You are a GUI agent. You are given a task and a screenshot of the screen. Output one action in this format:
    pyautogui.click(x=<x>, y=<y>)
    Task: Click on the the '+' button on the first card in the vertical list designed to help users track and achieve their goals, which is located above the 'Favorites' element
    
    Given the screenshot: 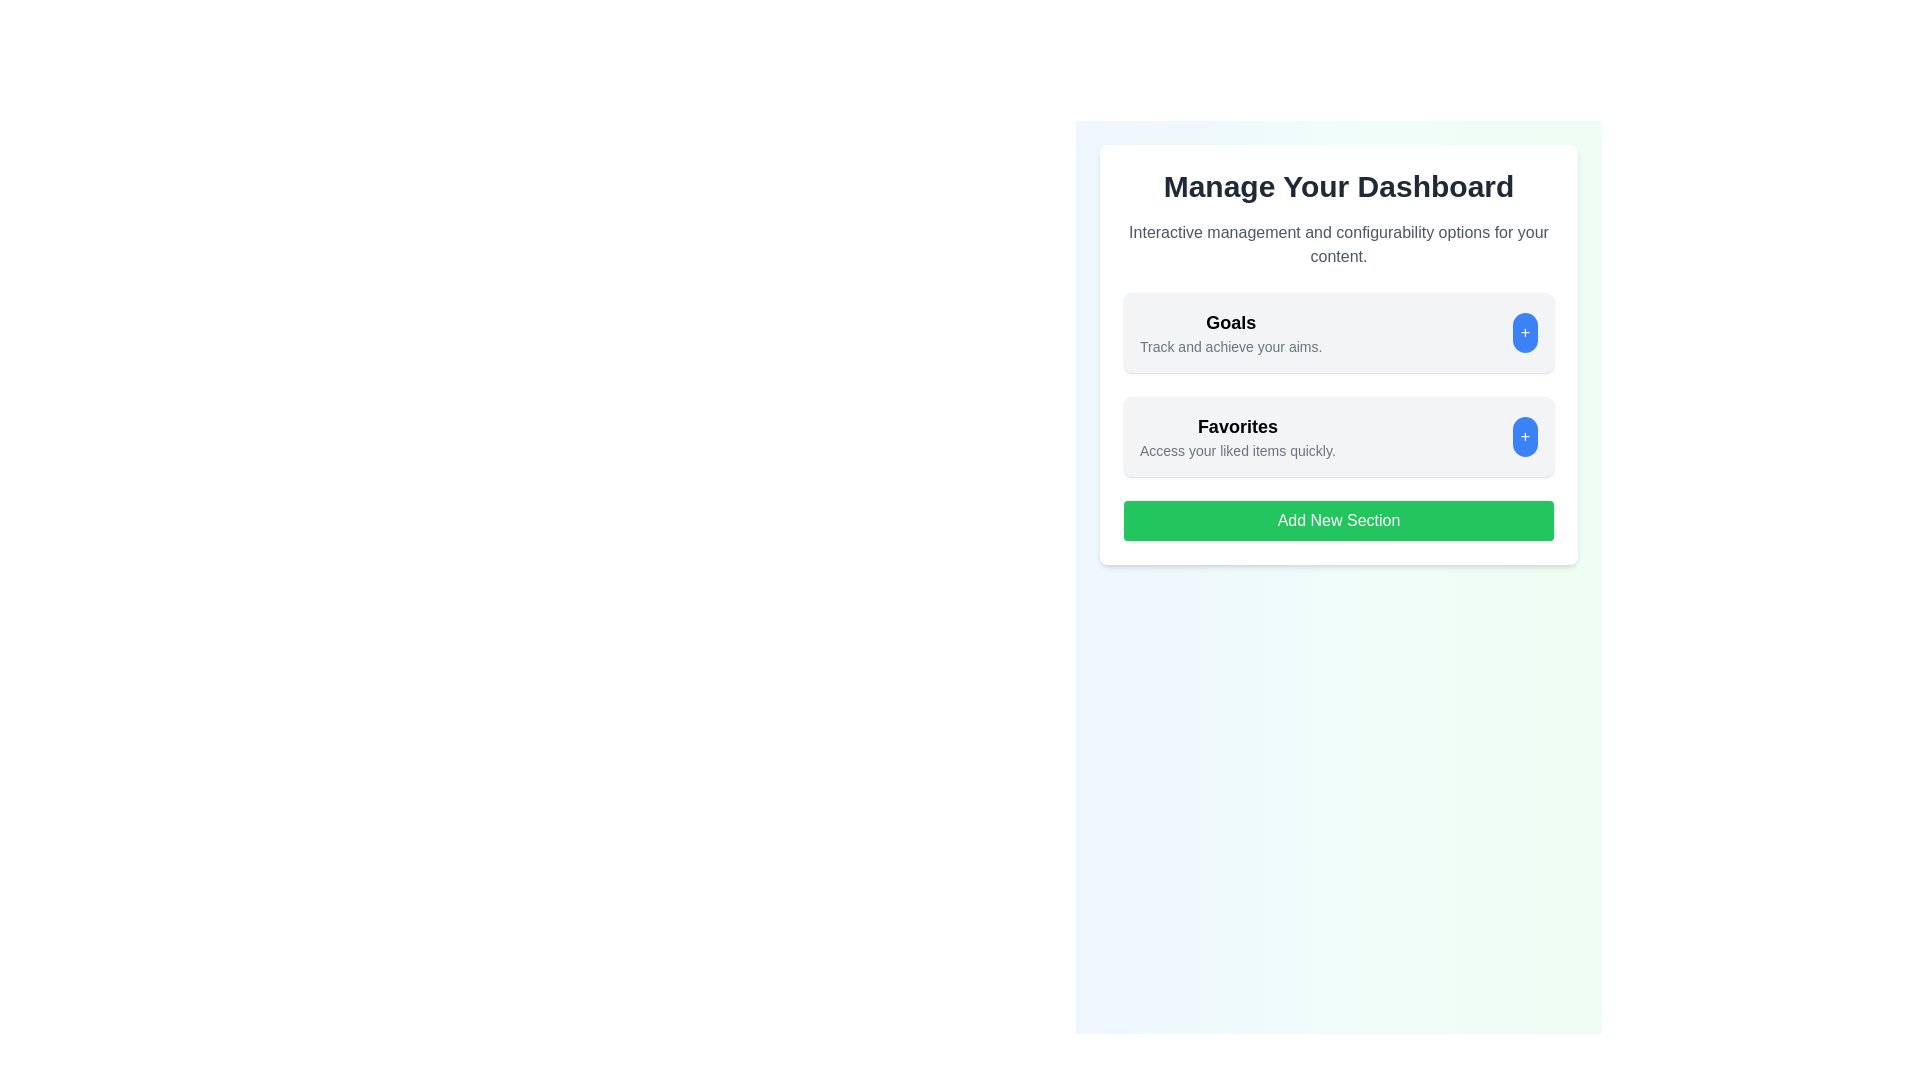 What is the action you would take?
    pyautogui.click(x=1339, y=331)
    